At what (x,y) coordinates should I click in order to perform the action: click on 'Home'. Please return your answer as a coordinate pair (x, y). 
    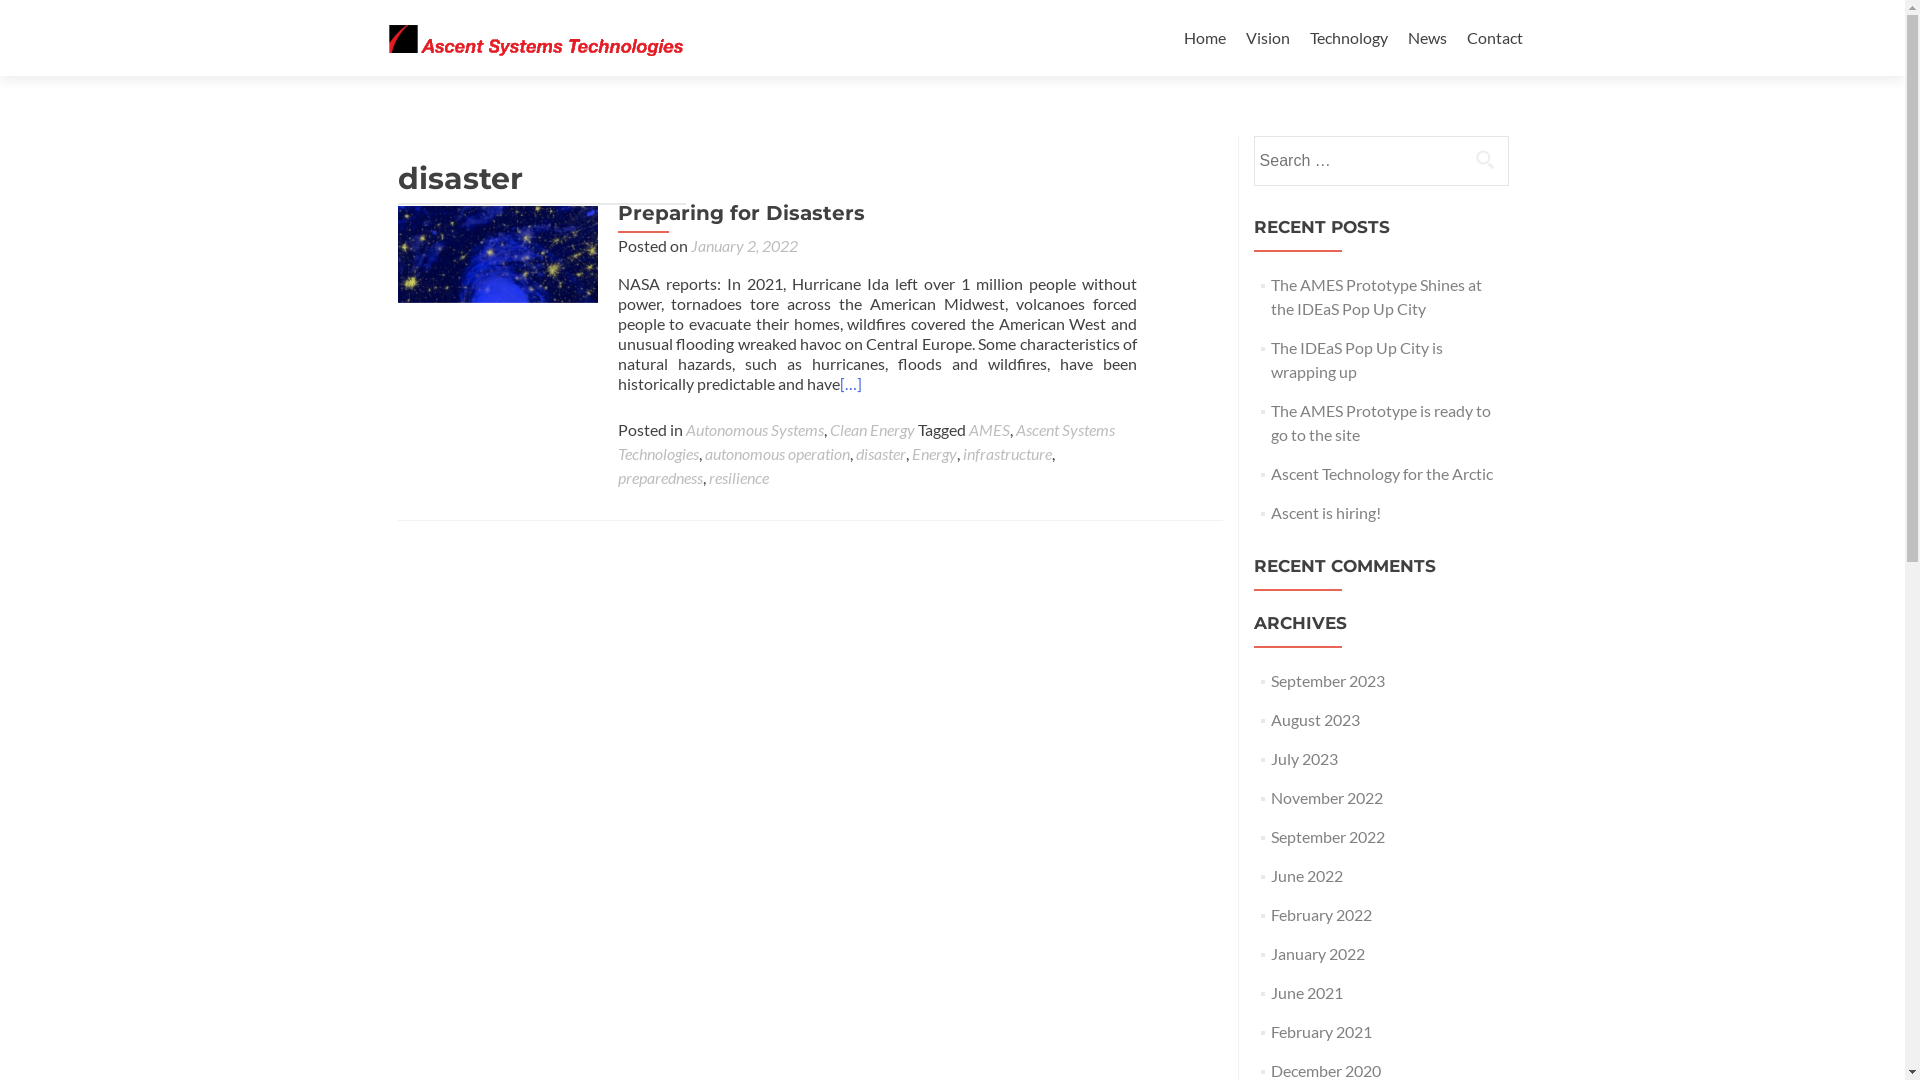
    Looking at the image, I should click on (1203, 37).